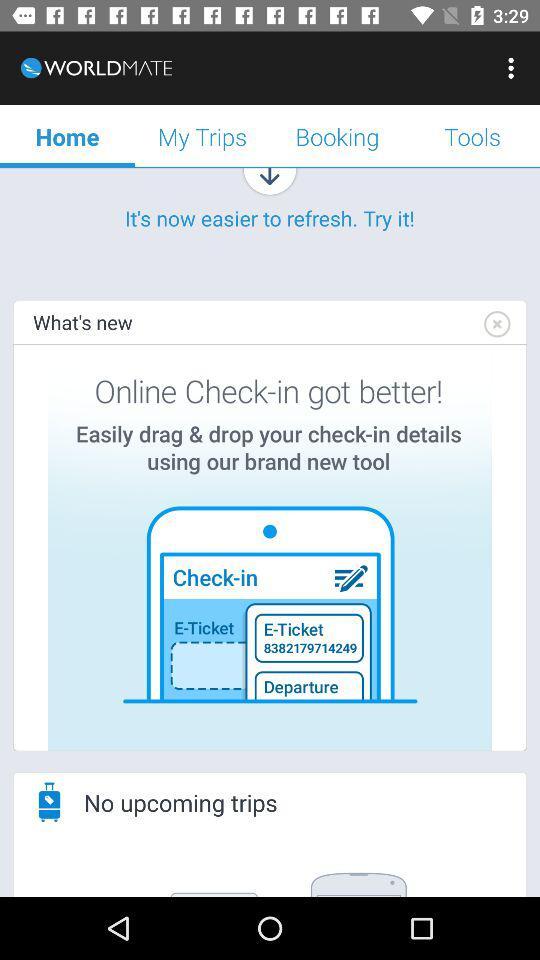  What do you see at coordinates (513, 68) in the screenshot?
I see `the app above the tools app` at bounding box center [513, 68].